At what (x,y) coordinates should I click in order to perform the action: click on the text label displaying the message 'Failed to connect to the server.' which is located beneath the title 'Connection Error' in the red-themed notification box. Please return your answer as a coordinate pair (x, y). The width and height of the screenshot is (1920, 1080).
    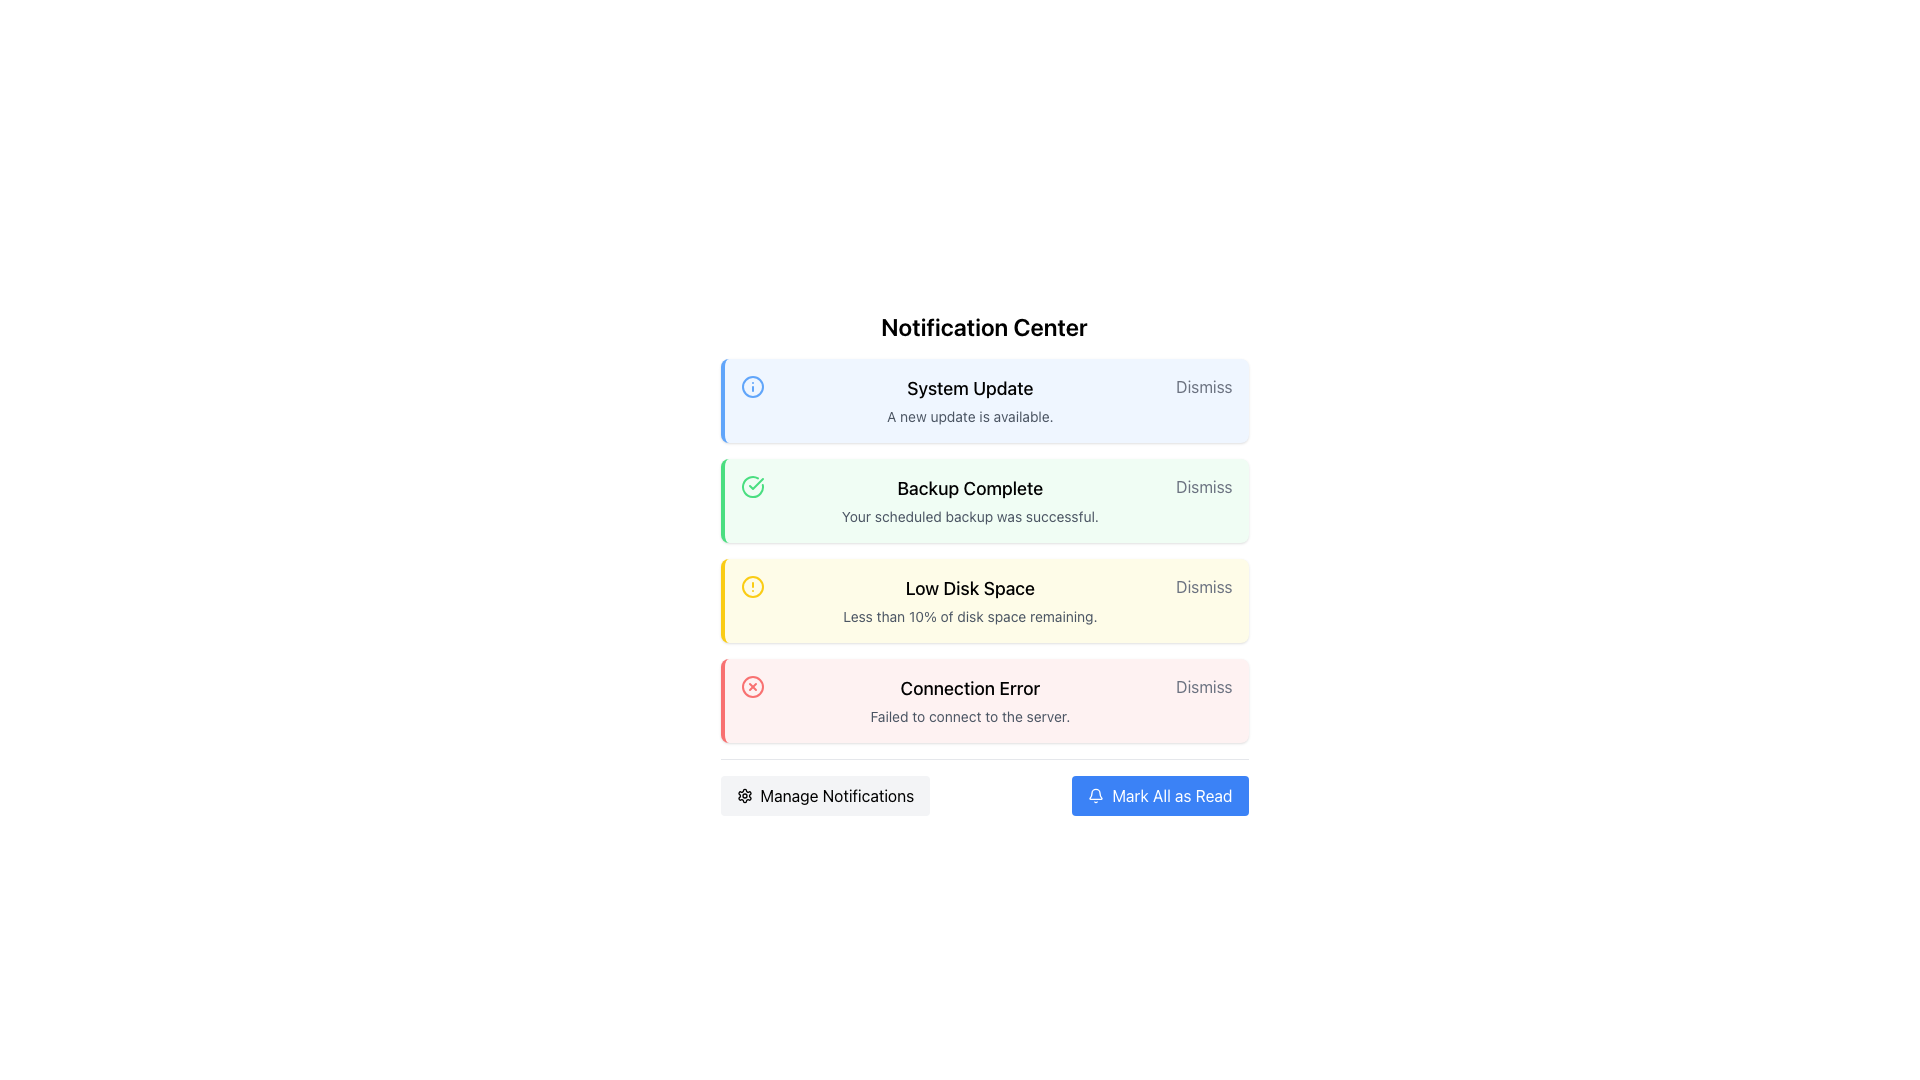
    Looking at the image, I should click on (970, 716).